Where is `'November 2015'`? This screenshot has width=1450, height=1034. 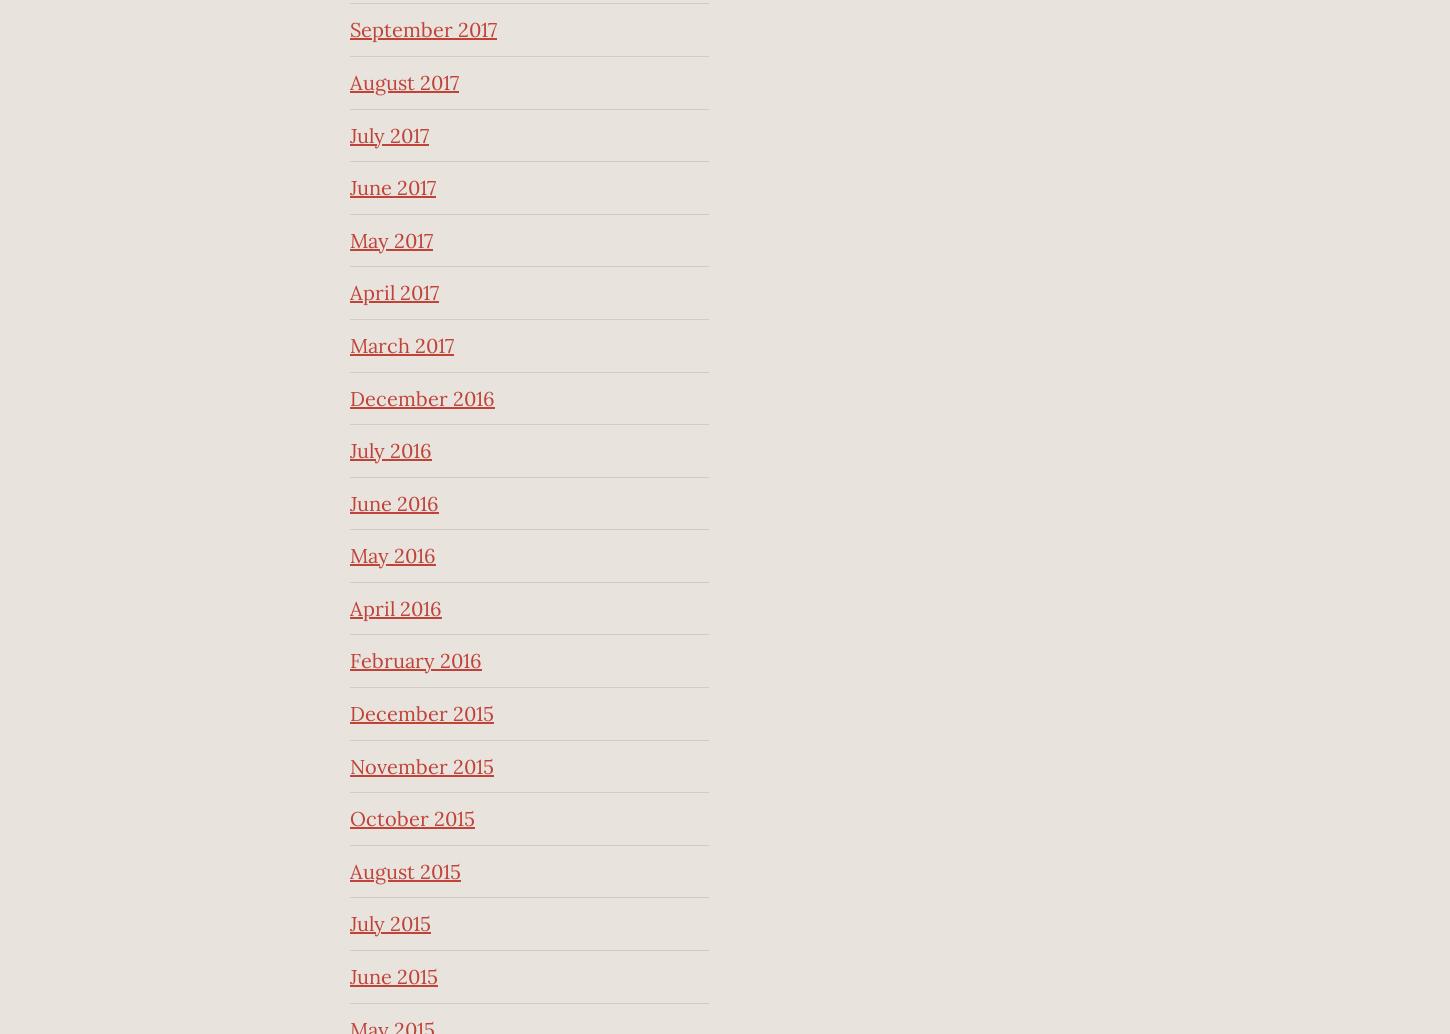 'November 2015' is located at coordinates (420, 765).